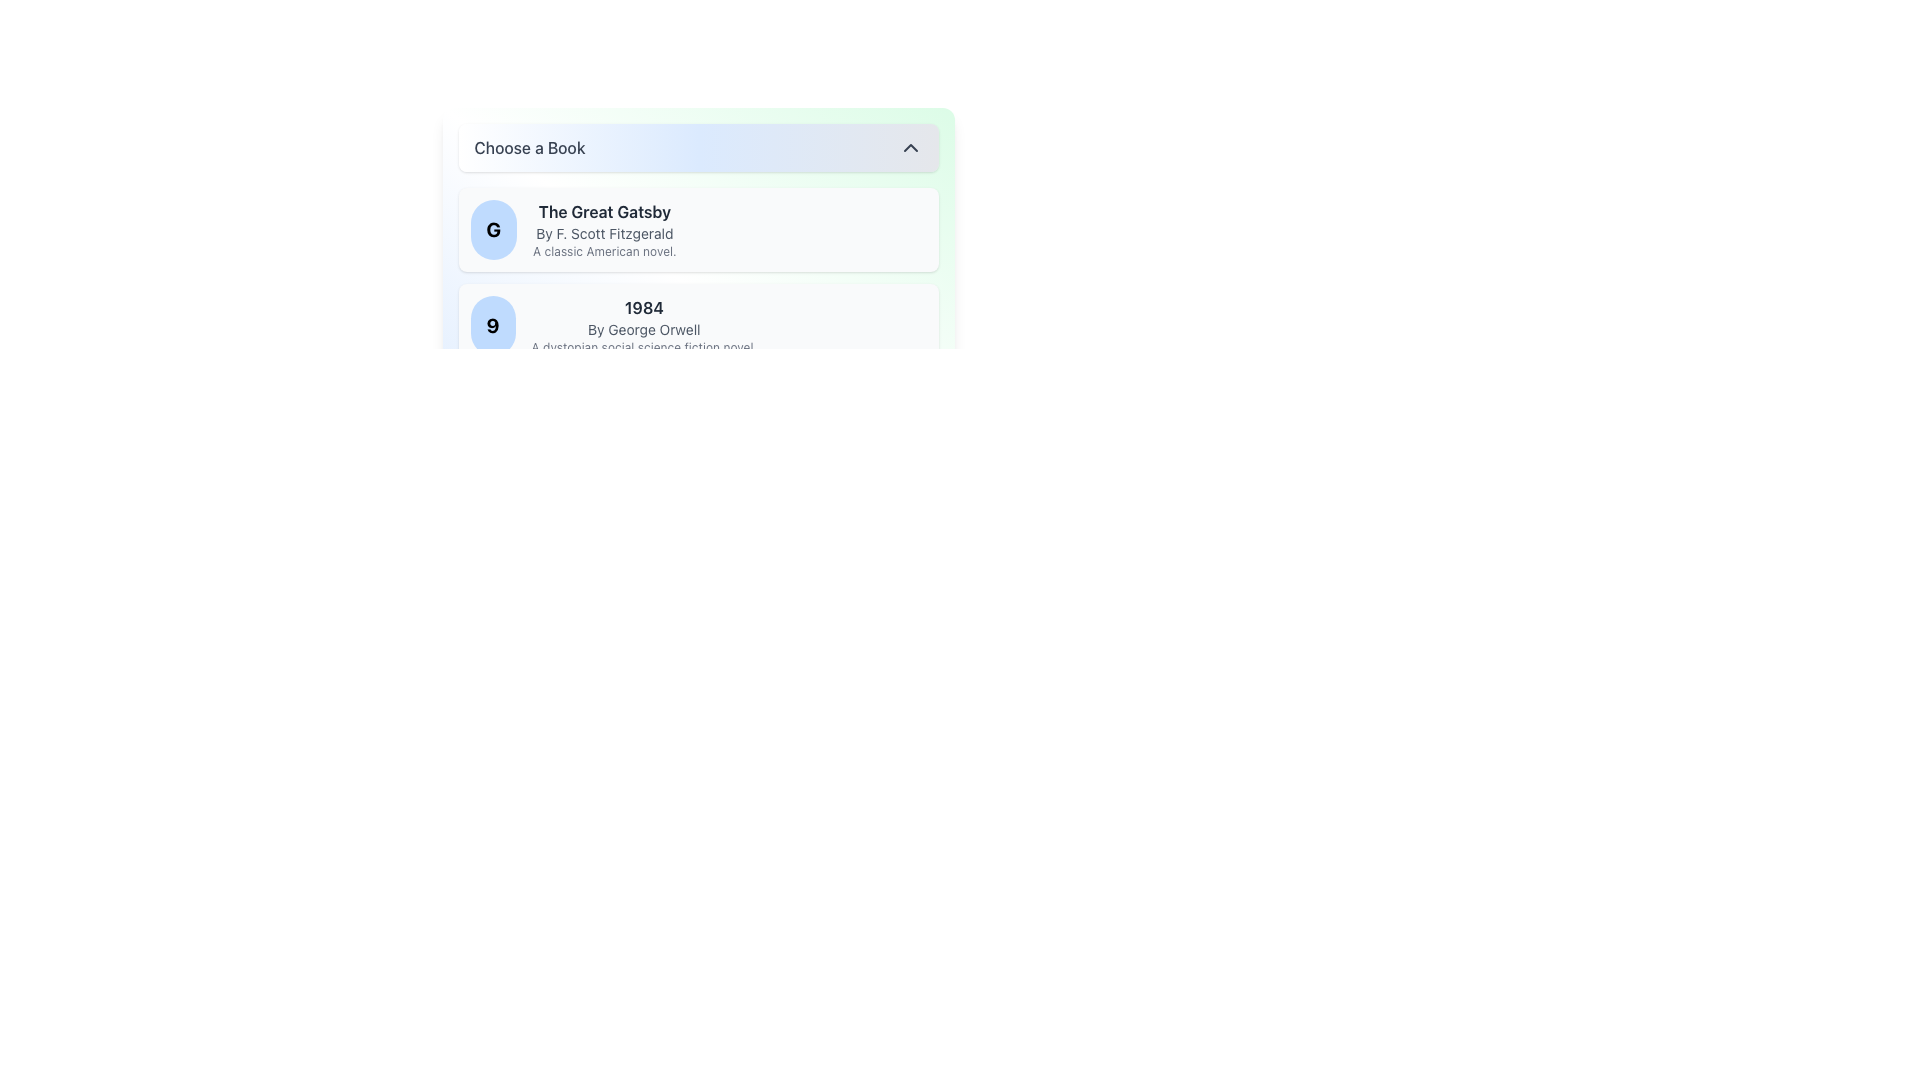 This screenshot has width=1920, height=1080. What do you see at coordinates (698, 229) in the screenshot?
I see `the first selectable card in the list titled 'The Great Gatsby'` at bounding box center [698, 229].